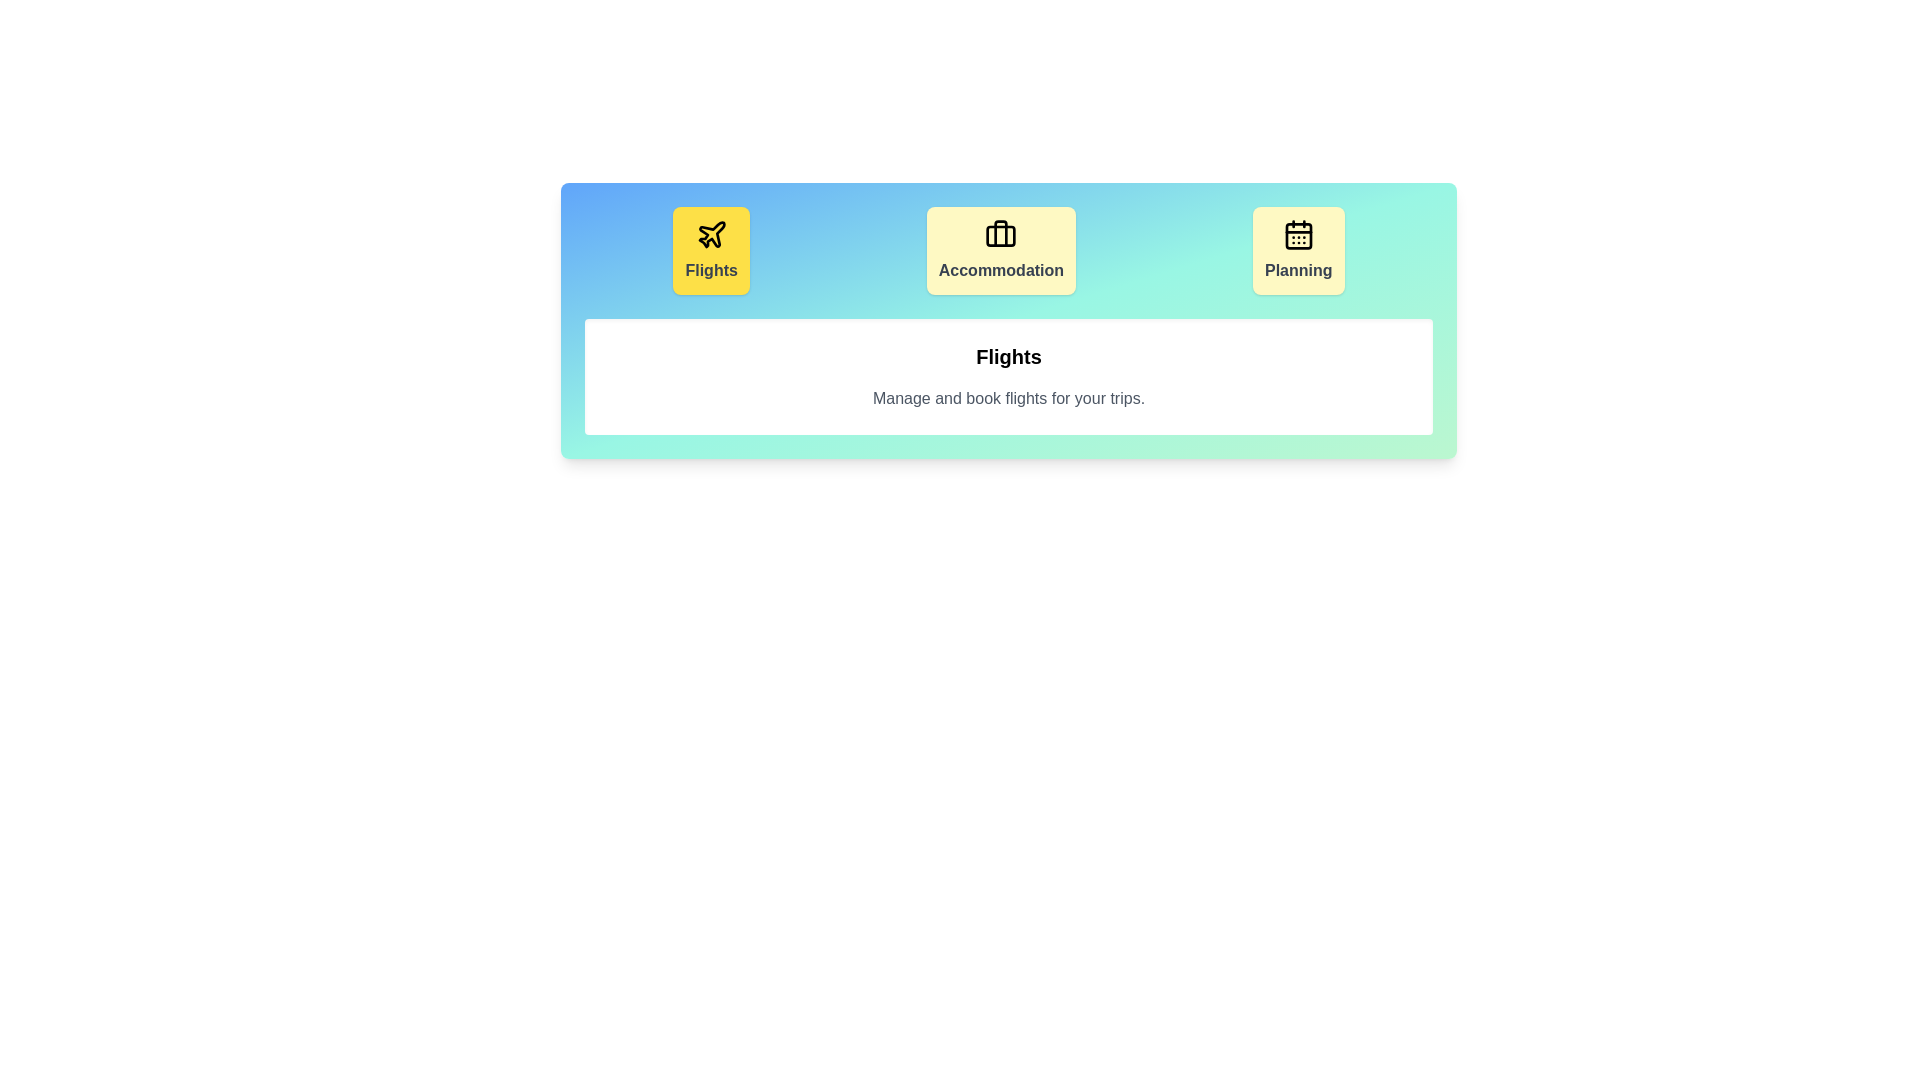  Describe the element at coordinates (711, 249) in the screenshot. I see `the button labeled Flights` at that location.